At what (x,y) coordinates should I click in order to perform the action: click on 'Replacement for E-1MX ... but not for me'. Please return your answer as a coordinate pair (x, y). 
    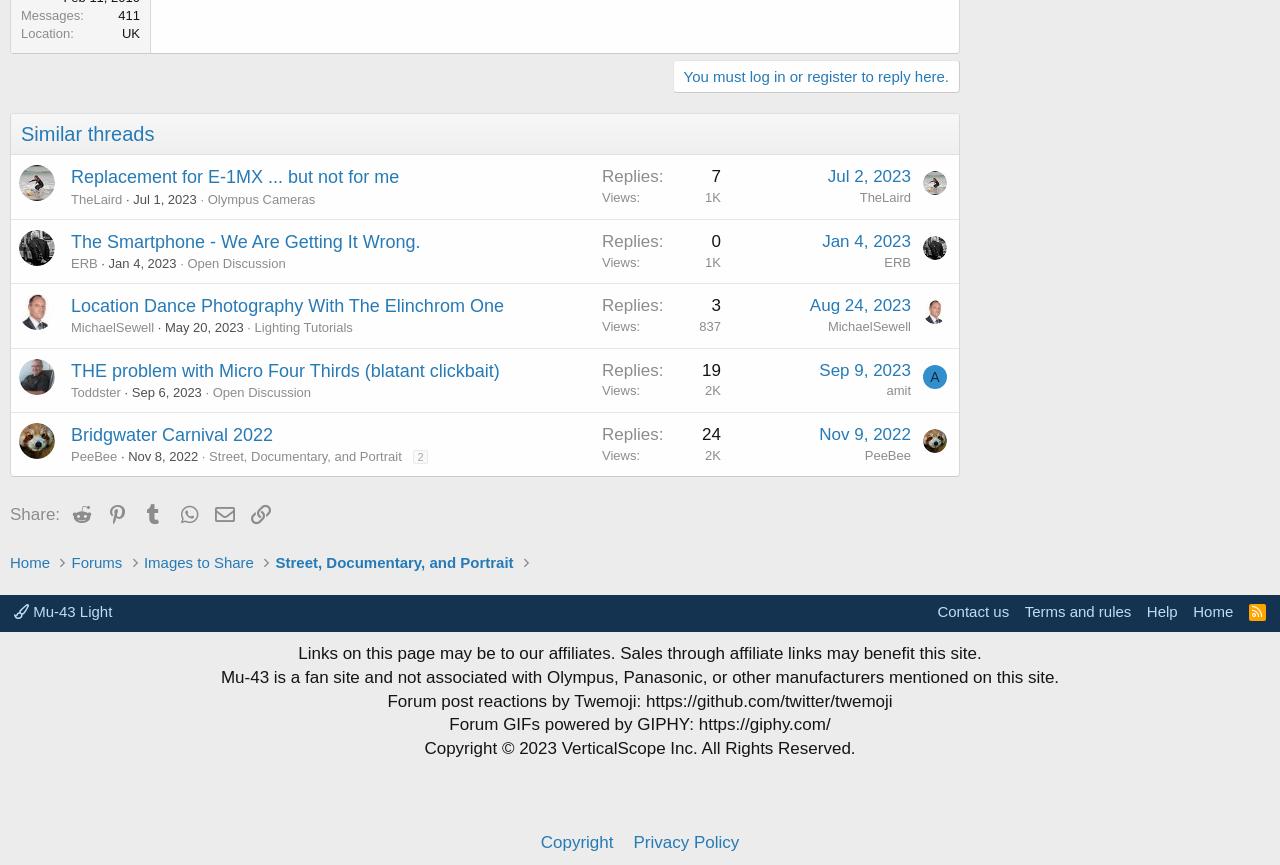
    Looking at the image, I should click on (71, 175).